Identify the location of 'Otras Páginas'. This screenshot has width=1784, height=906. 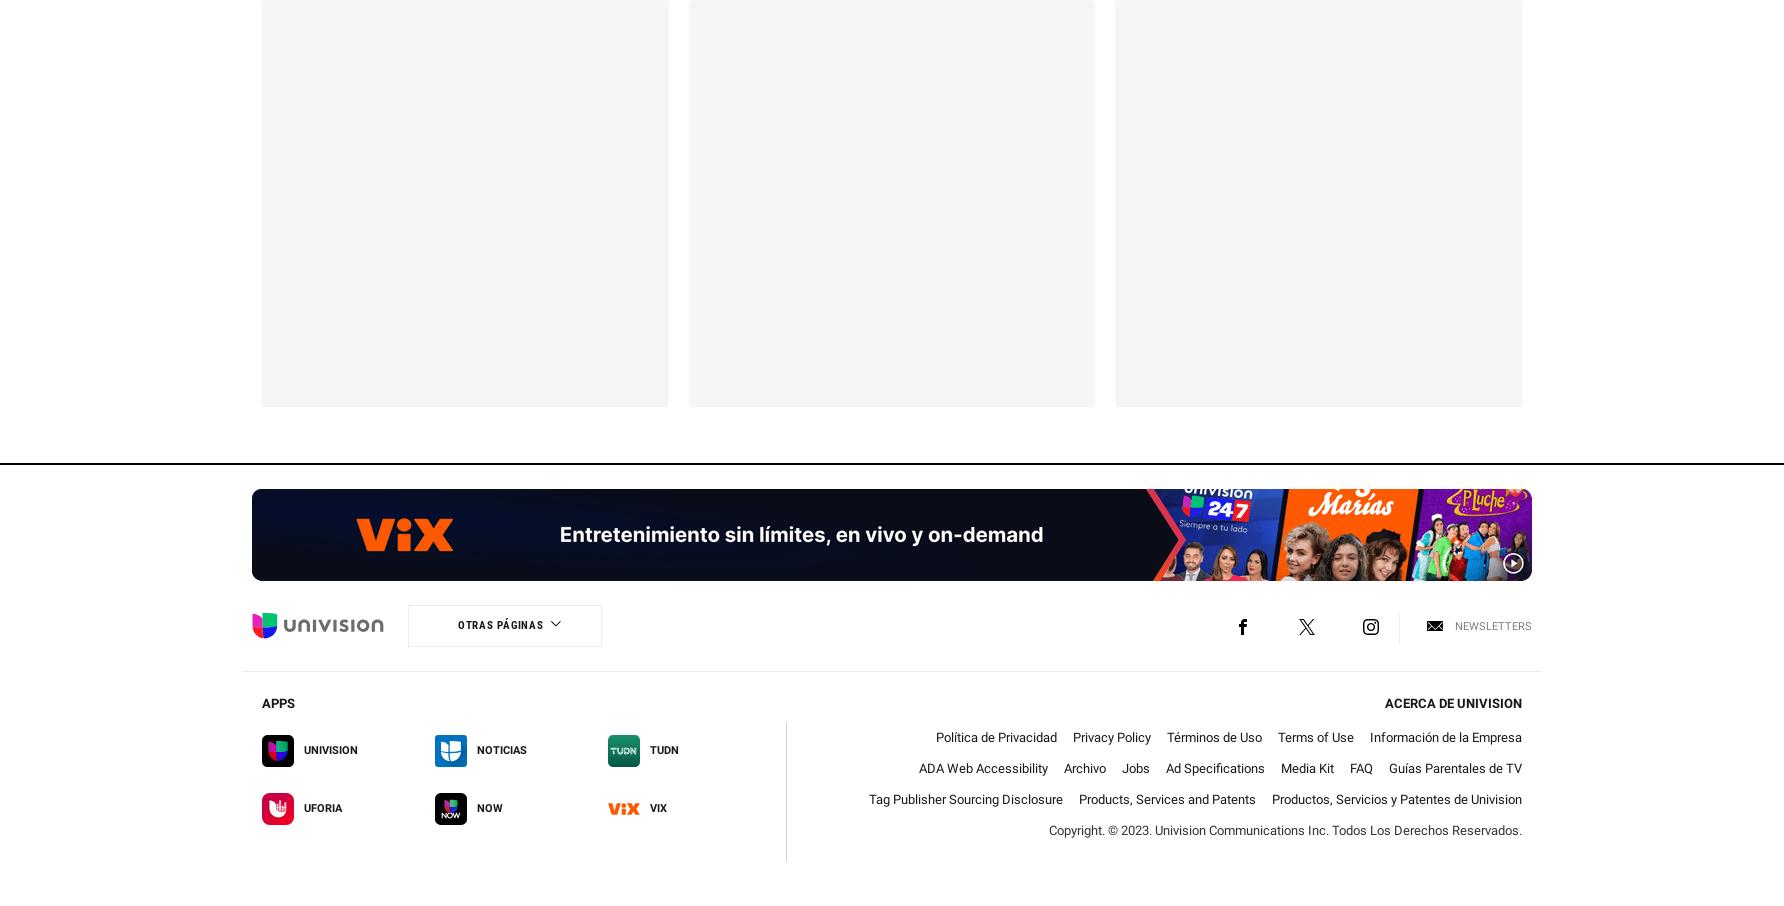
(457, 624).